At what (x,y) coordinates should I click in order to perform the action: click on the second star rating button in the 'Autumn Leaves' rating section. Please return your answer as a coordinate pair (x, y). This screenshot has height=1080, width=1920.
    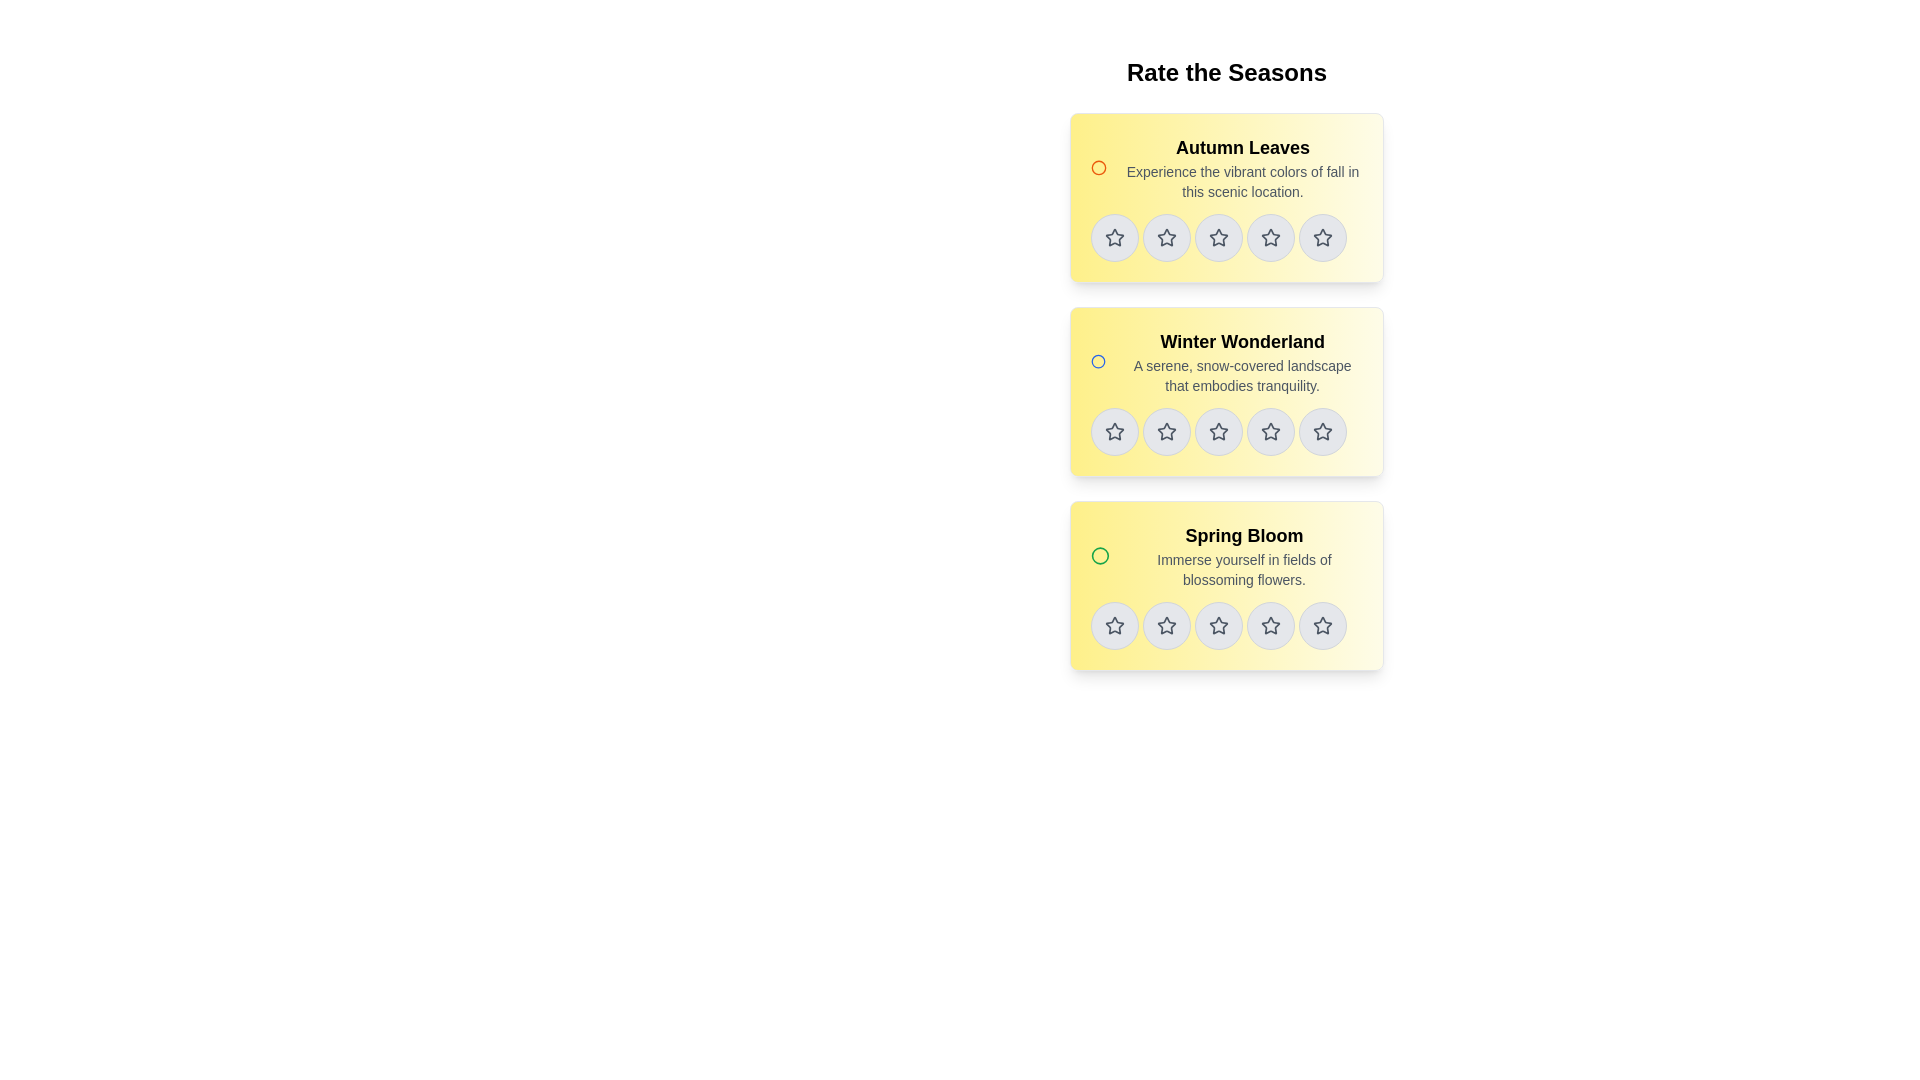
    Looking at the image, I should click on (1166, 237).